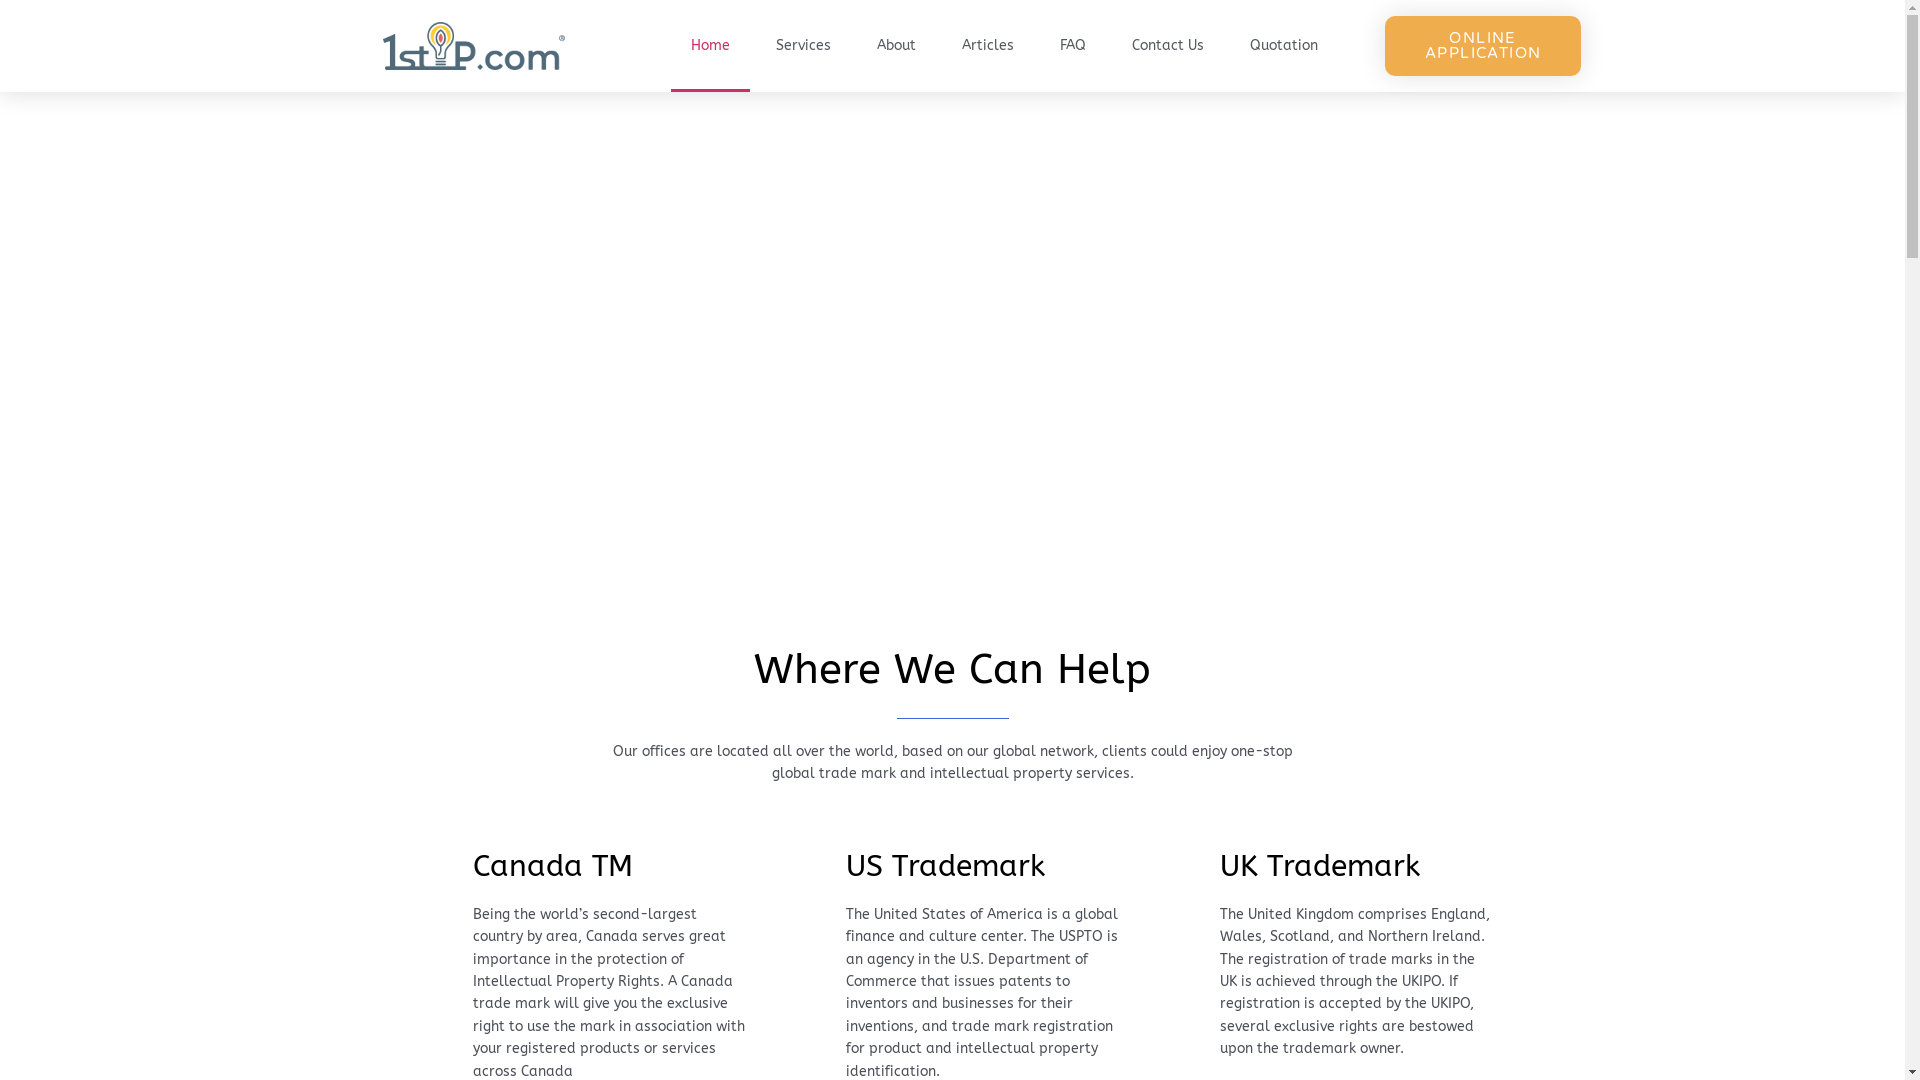 The image size is (1920, 1080). Describe the element at coordinates (895, 45) in the screenshot. I see `'About'` at that location.